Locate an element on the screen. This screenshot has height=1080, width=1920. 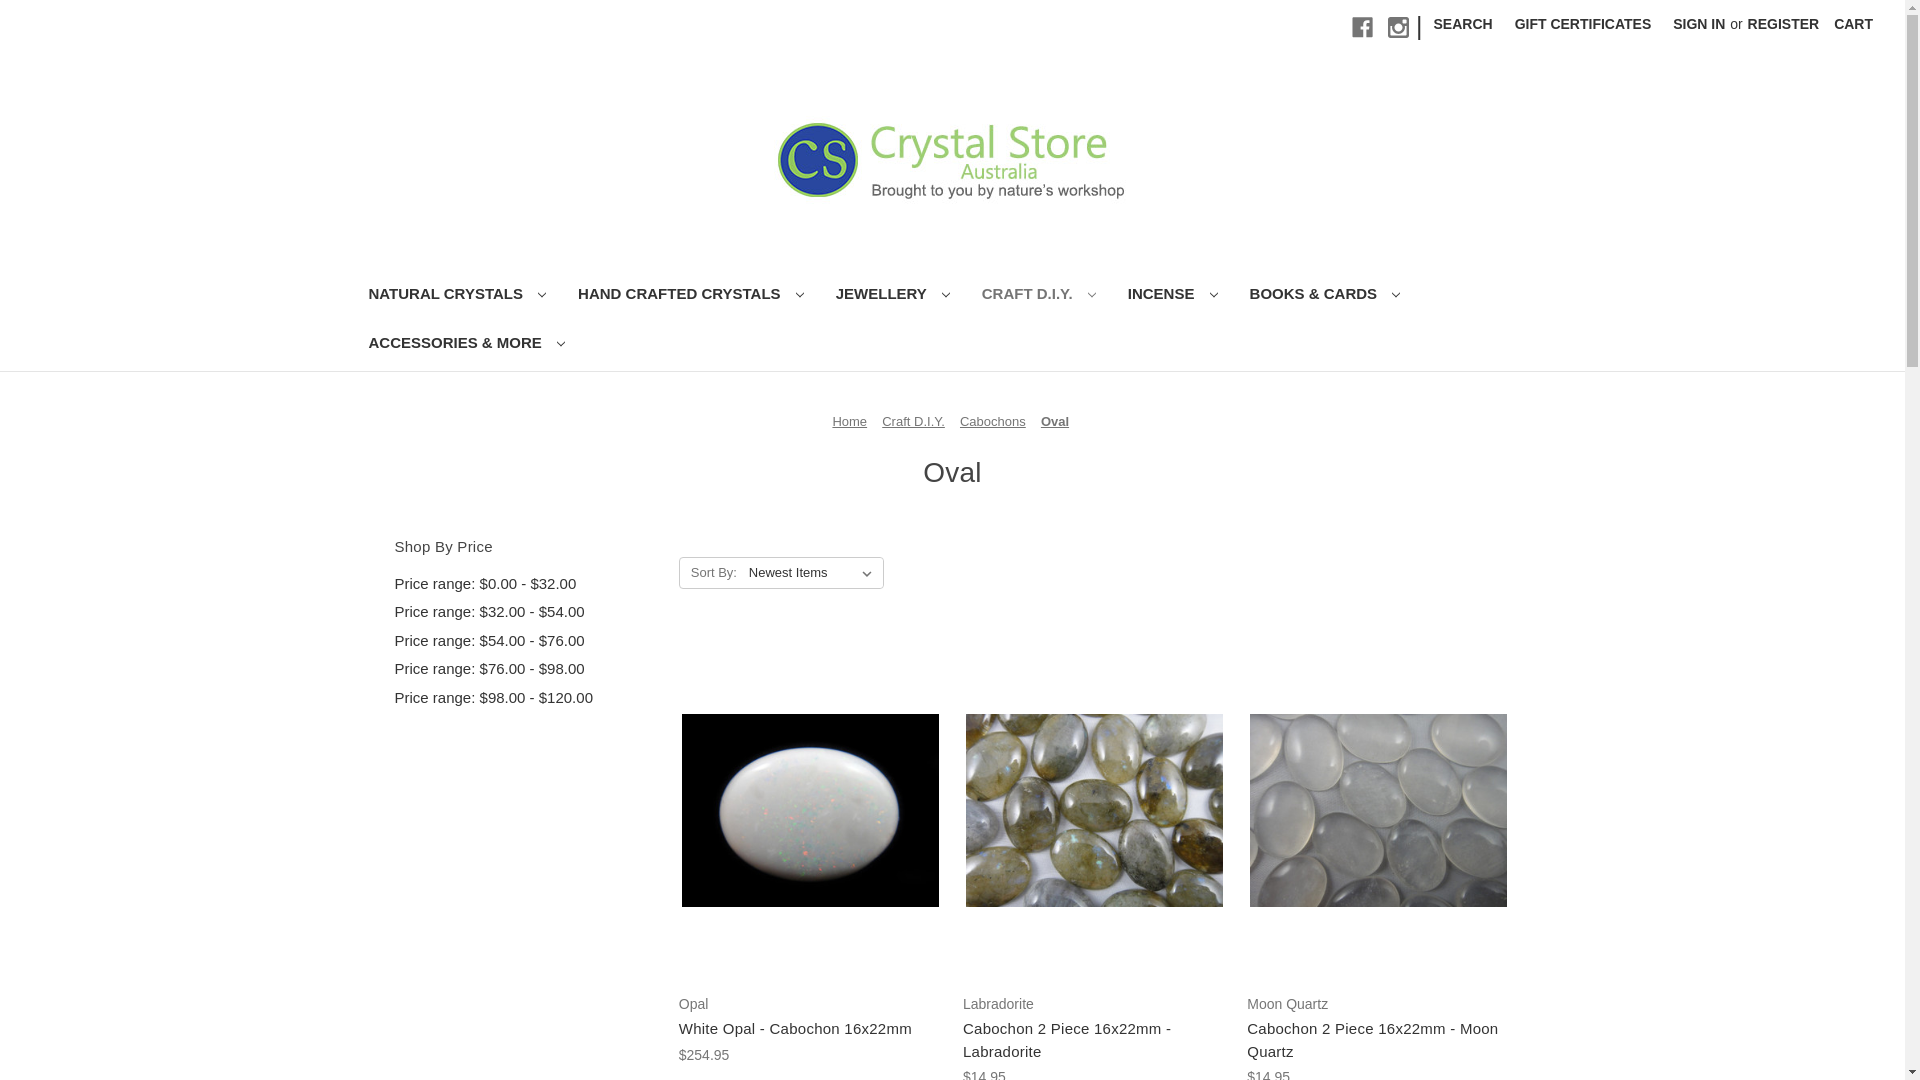
'White Opal - Cabochon 16x22mm' is located at coordinates (810, 1029).